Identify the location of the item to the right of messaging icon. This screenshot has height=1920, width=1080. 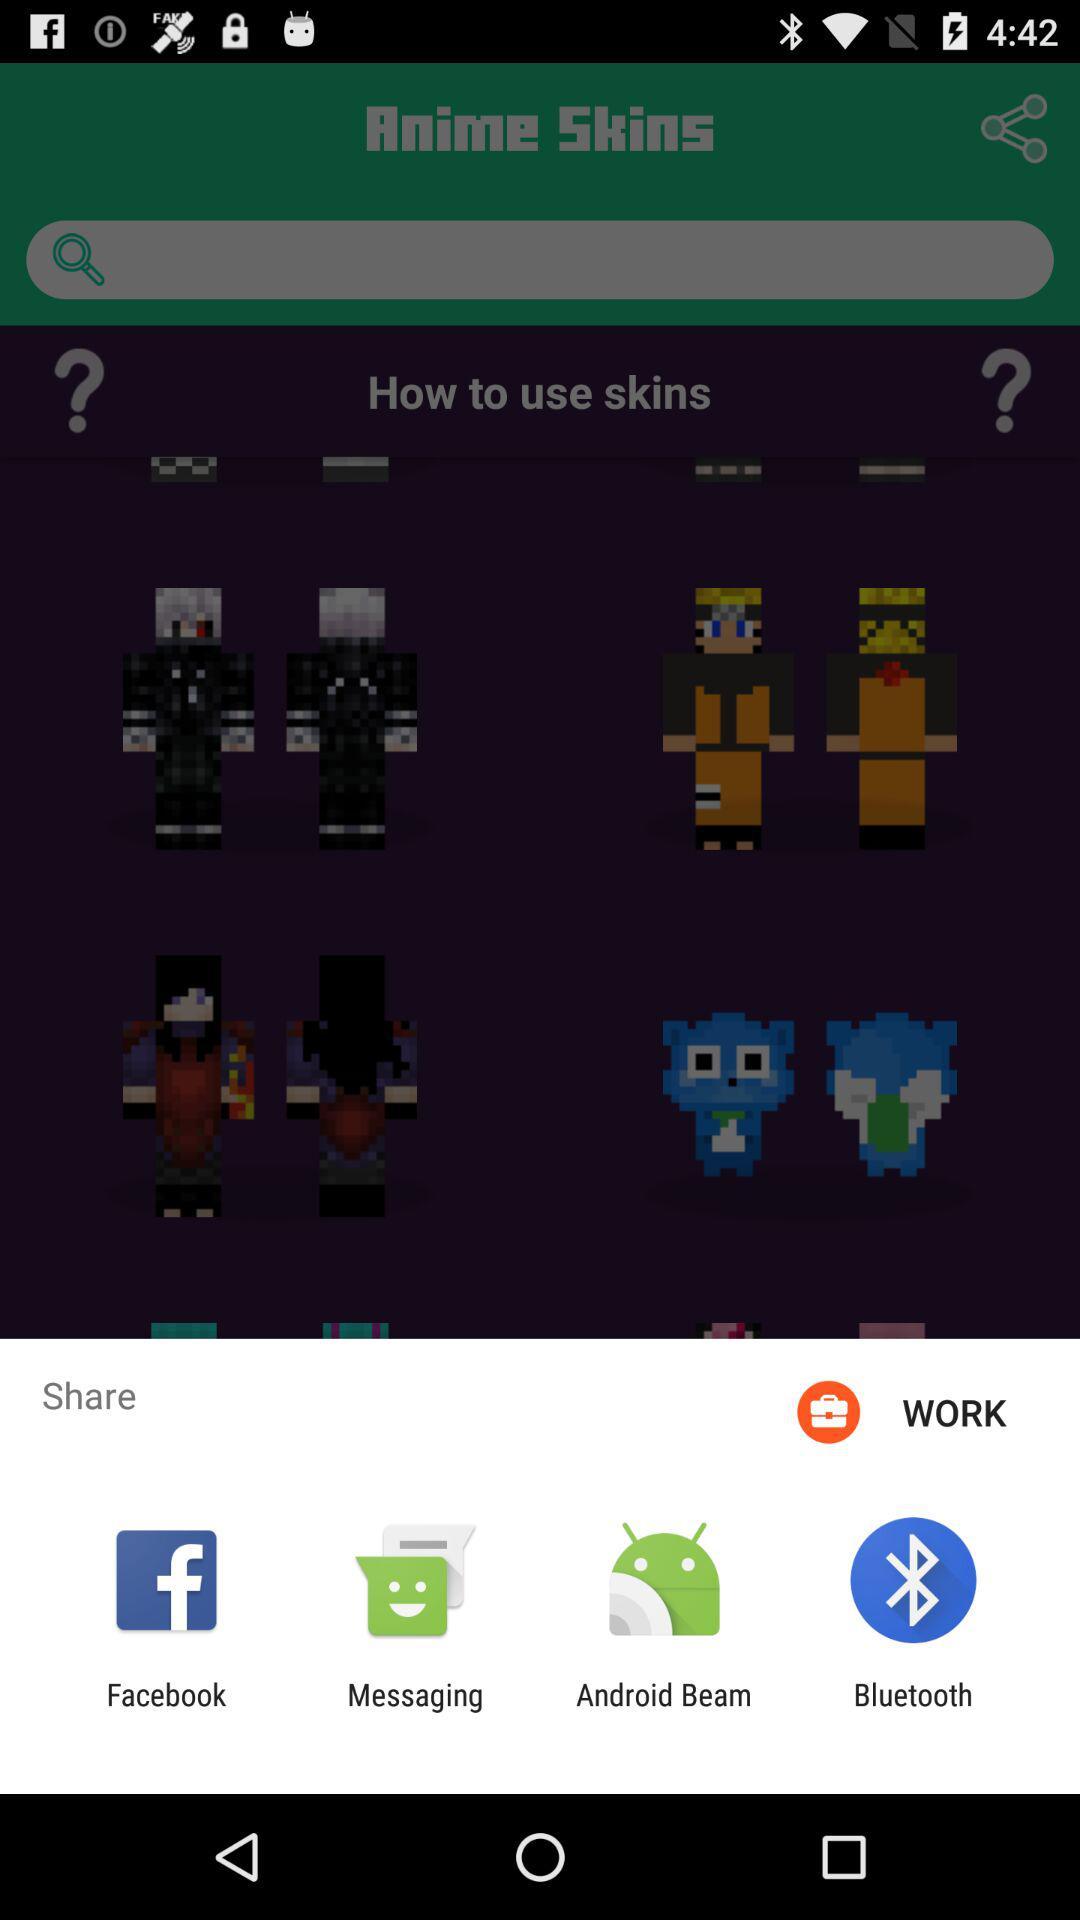
(664, 1711).